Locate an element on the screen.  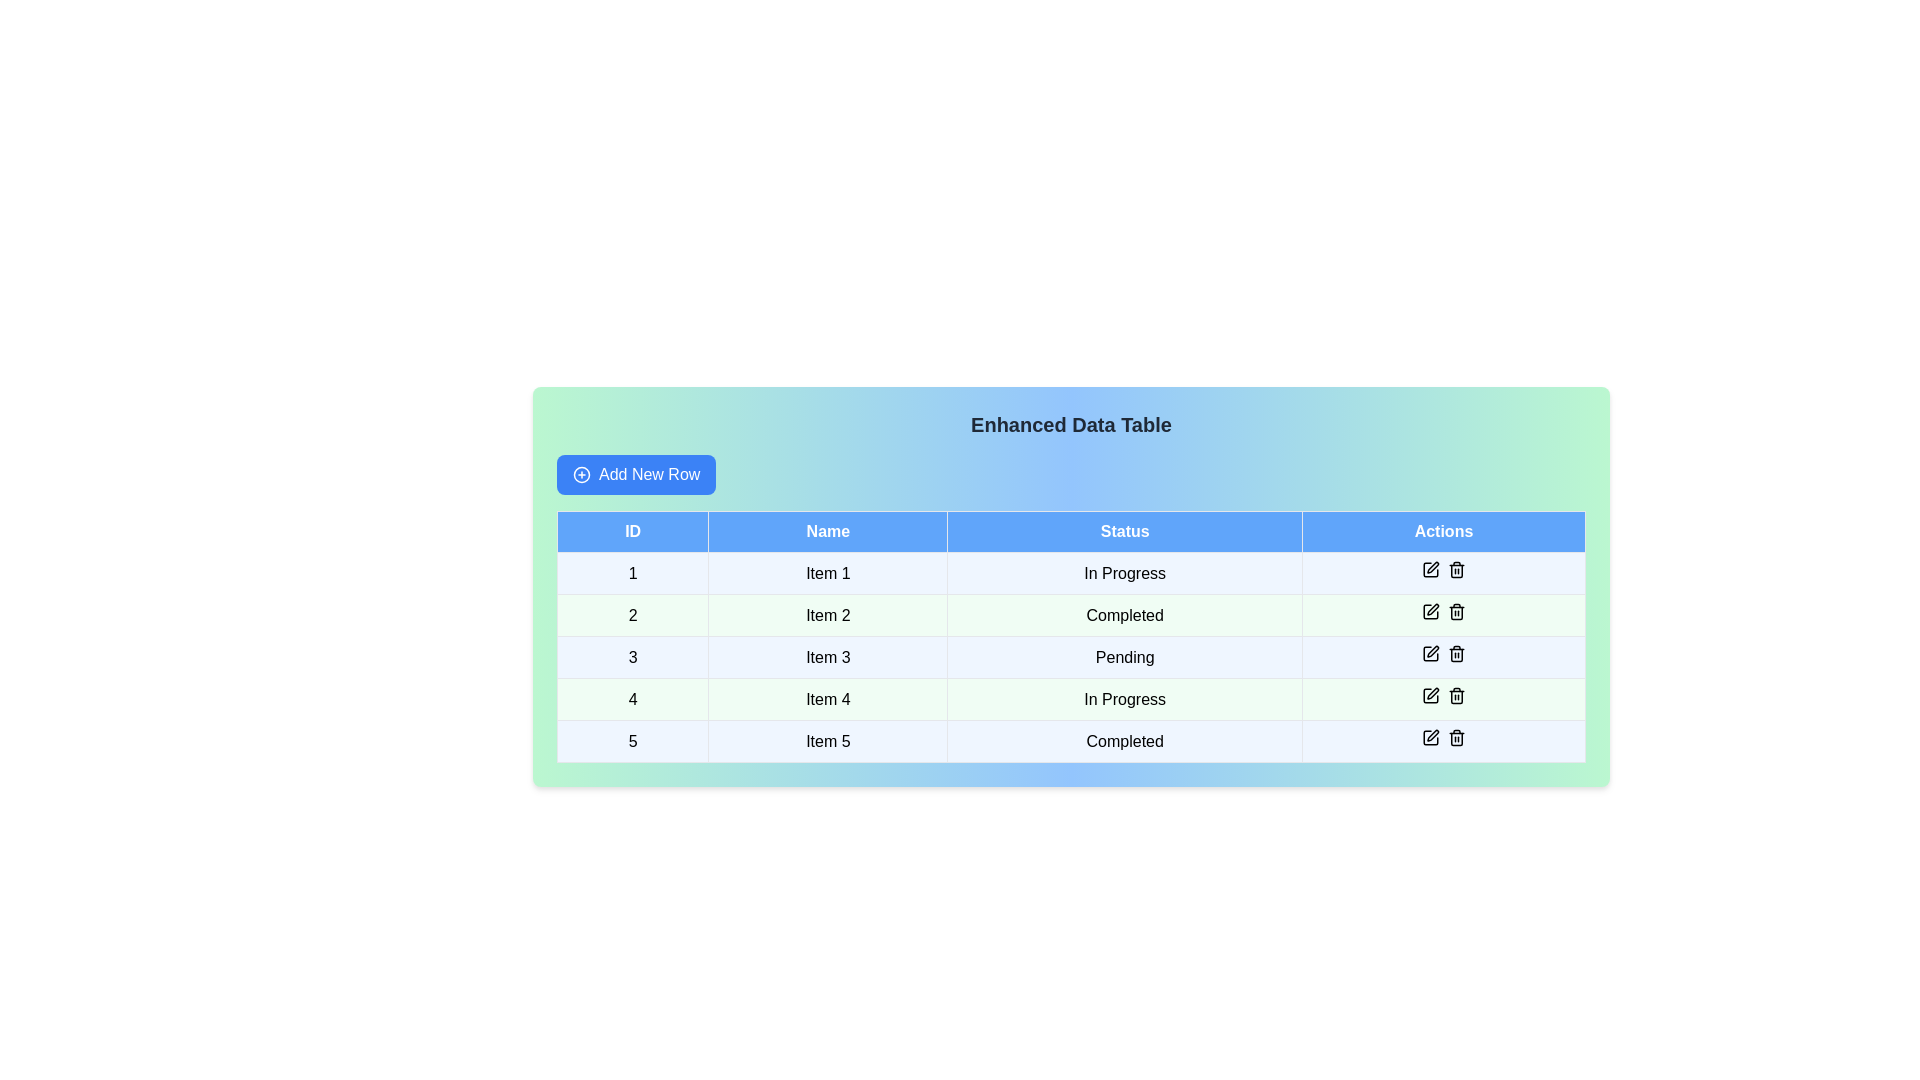
the text label 'Item 5' in the middle cell of the fifth row in the table, located in the 'Name' column is located at coordinates (828, 741).